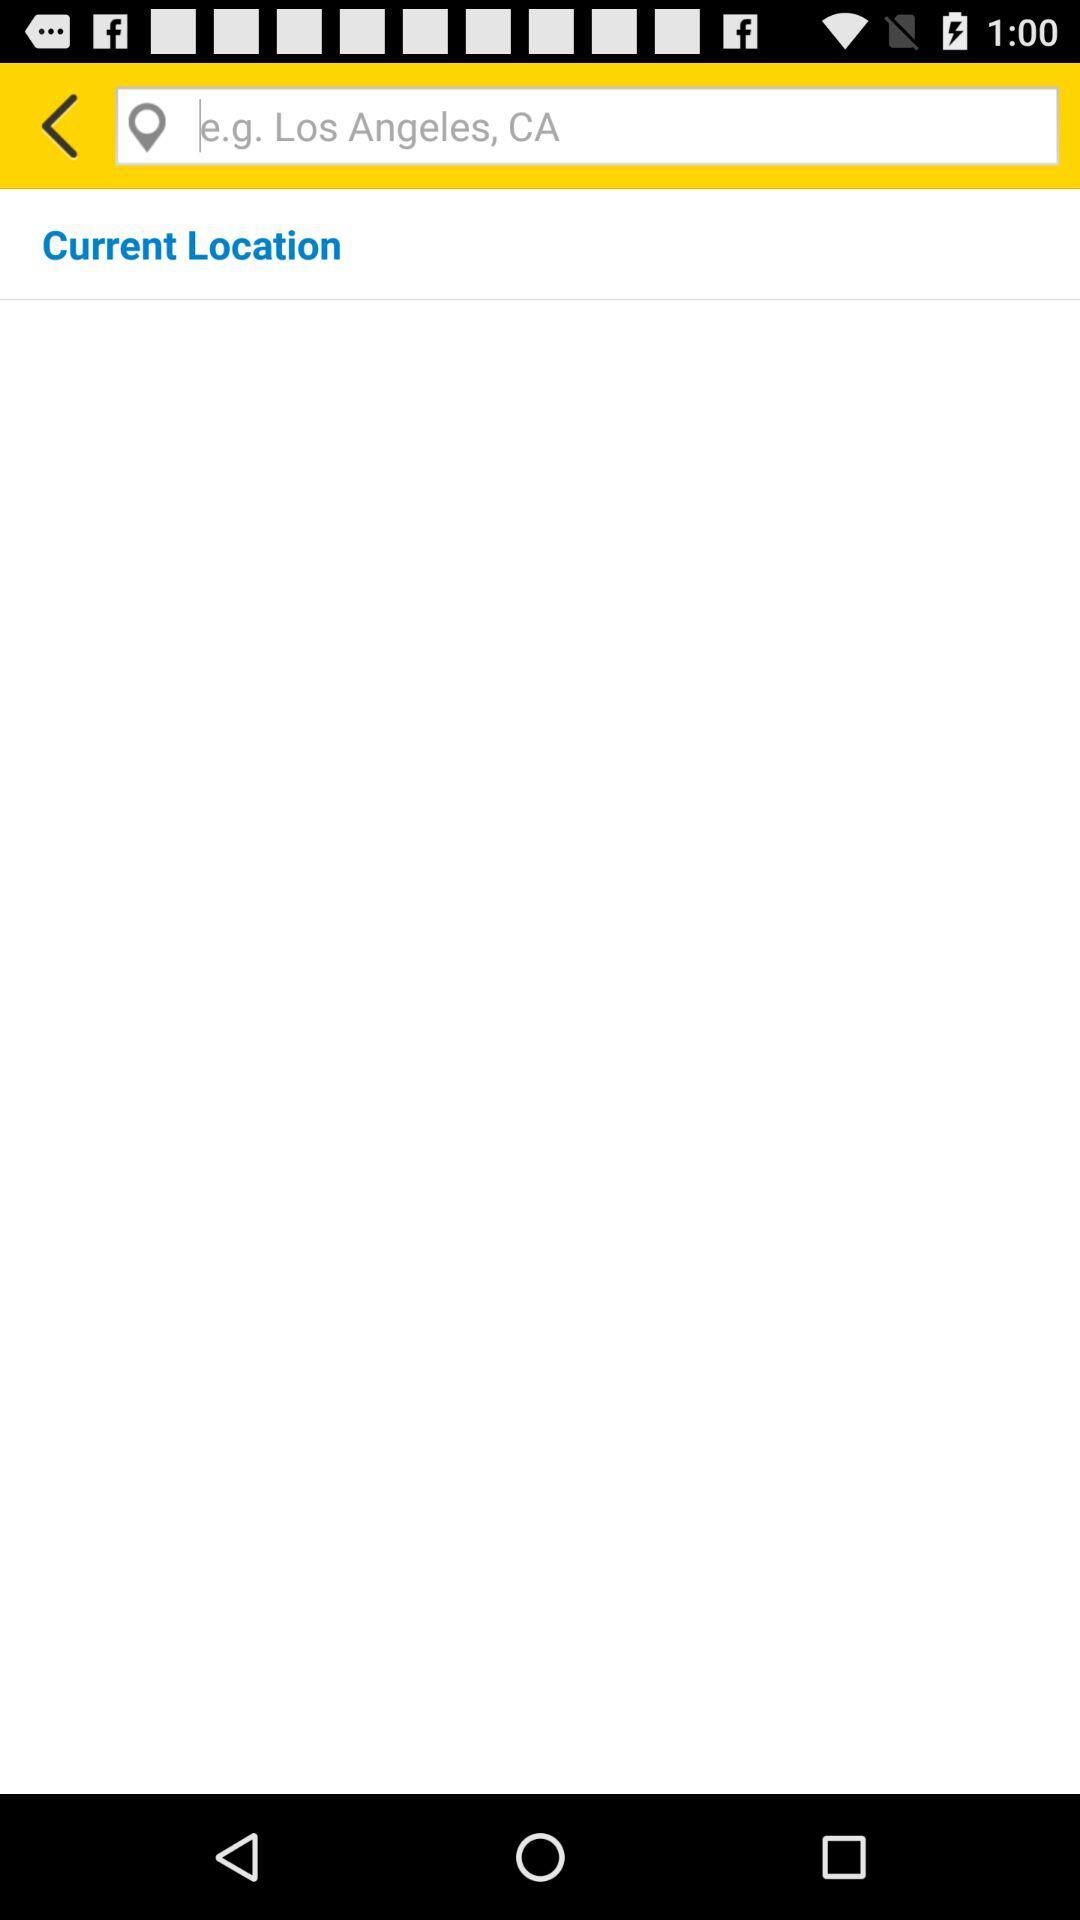  I want to click on the item above current location icon, so click(56, 124).